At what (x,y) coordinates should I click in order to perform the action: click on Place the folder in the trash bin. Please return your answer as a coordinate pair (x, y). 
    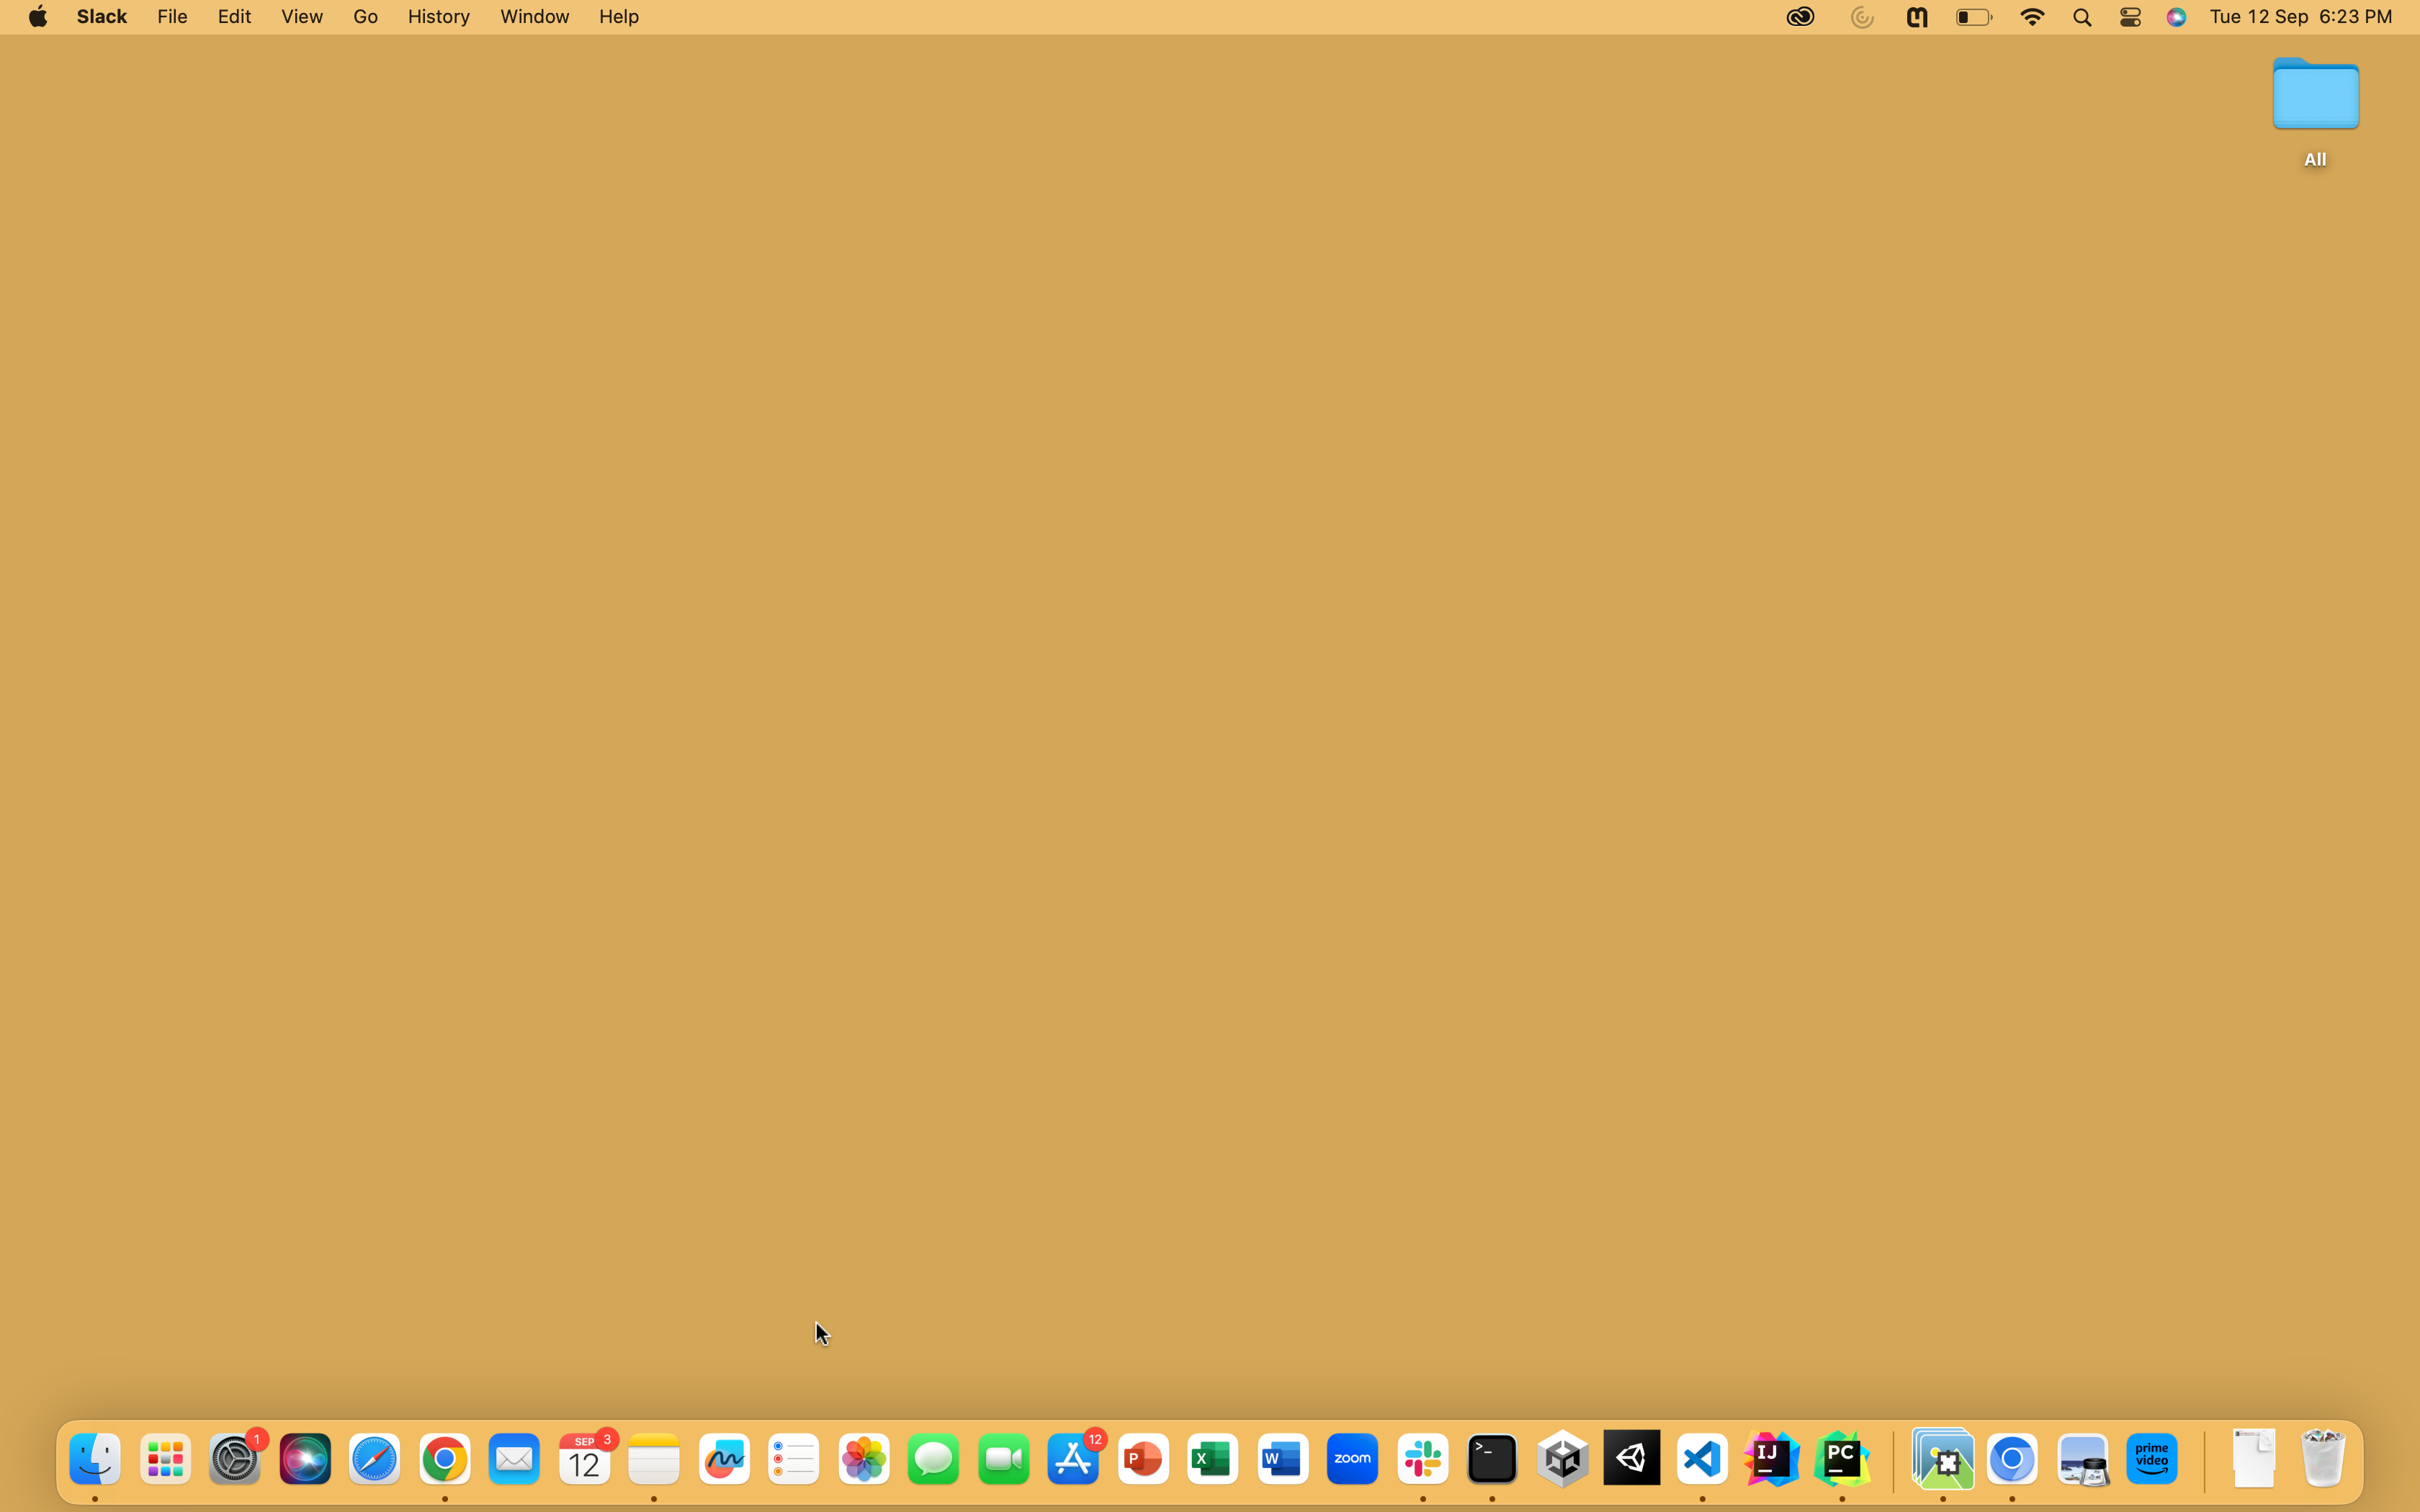
    Looking at the image, I should click on (7786350, 243432).